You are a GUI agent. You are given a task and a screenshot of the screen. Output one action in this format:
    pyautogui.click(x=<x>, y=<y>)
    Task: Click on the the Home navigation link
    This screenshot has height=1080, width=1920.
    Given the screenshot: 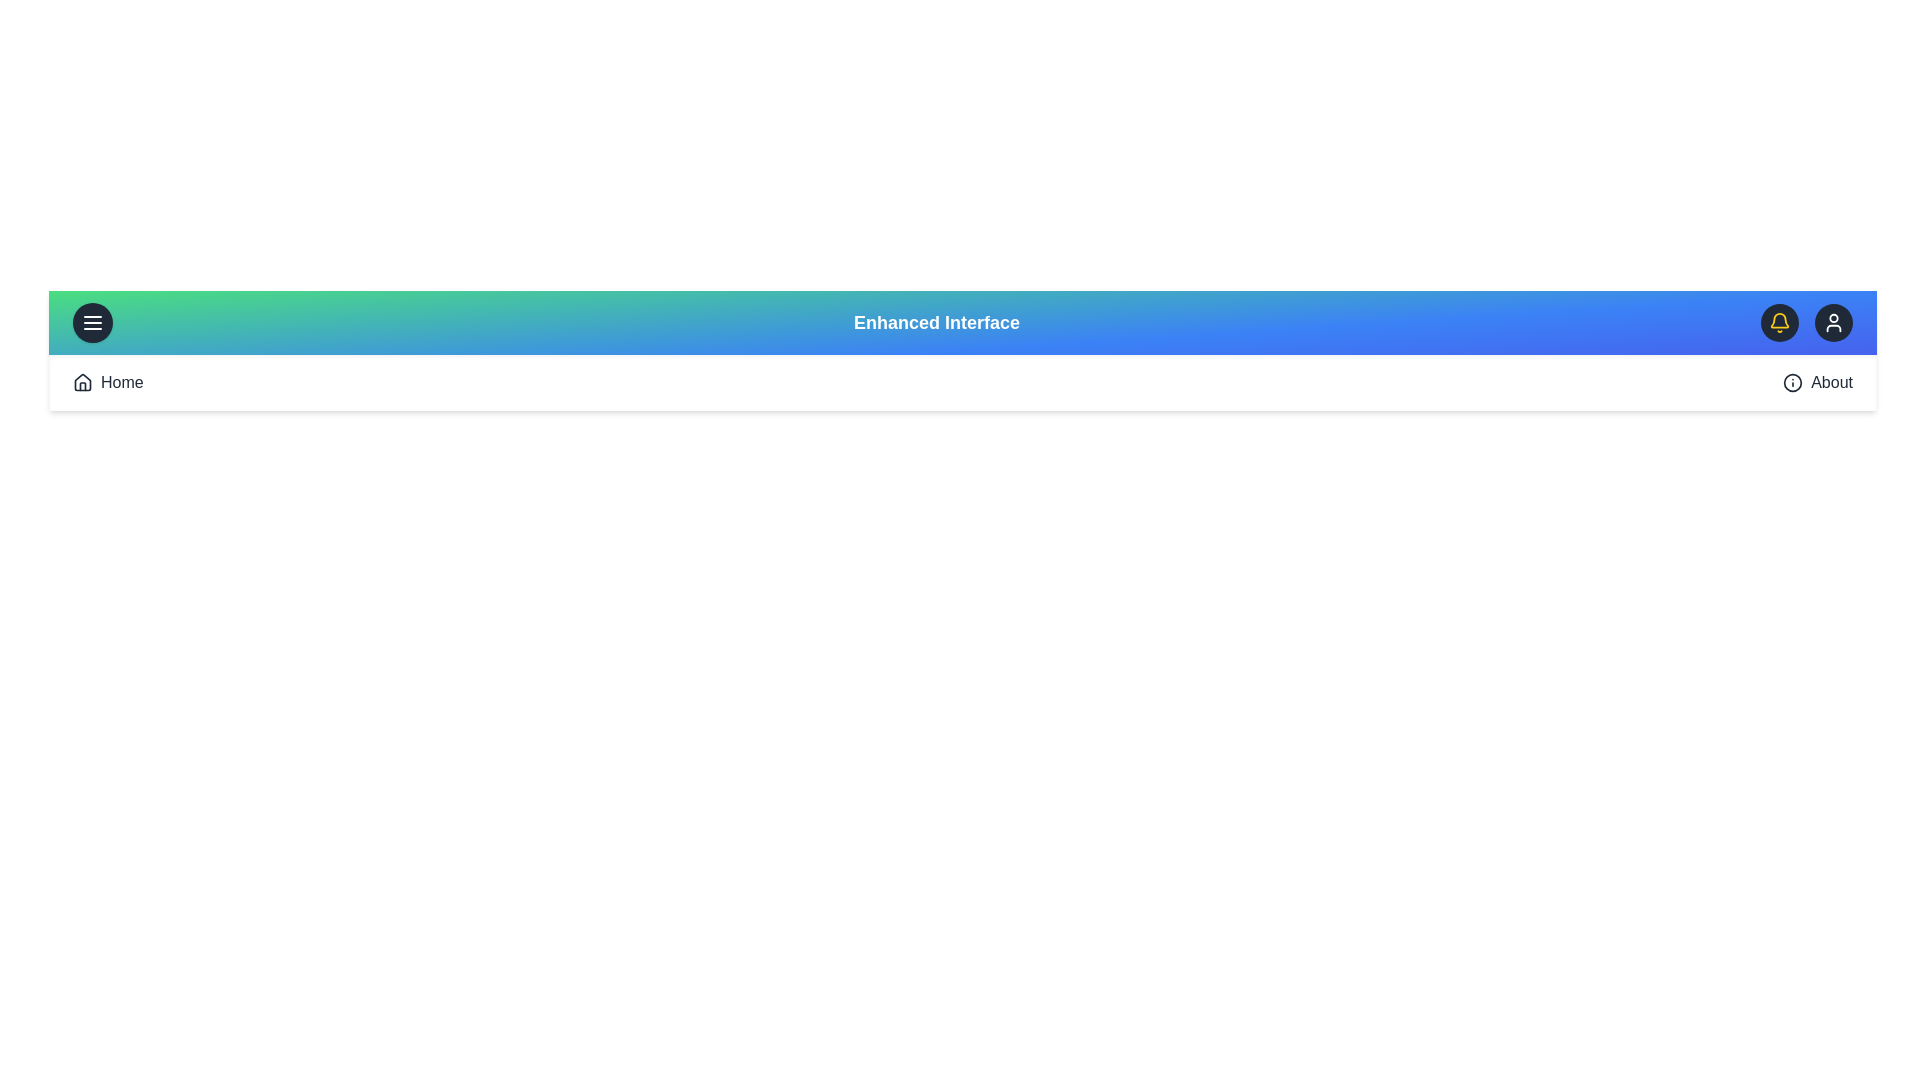 What is the action you would take?
    pyautogui.click(x=107, y=382)
    